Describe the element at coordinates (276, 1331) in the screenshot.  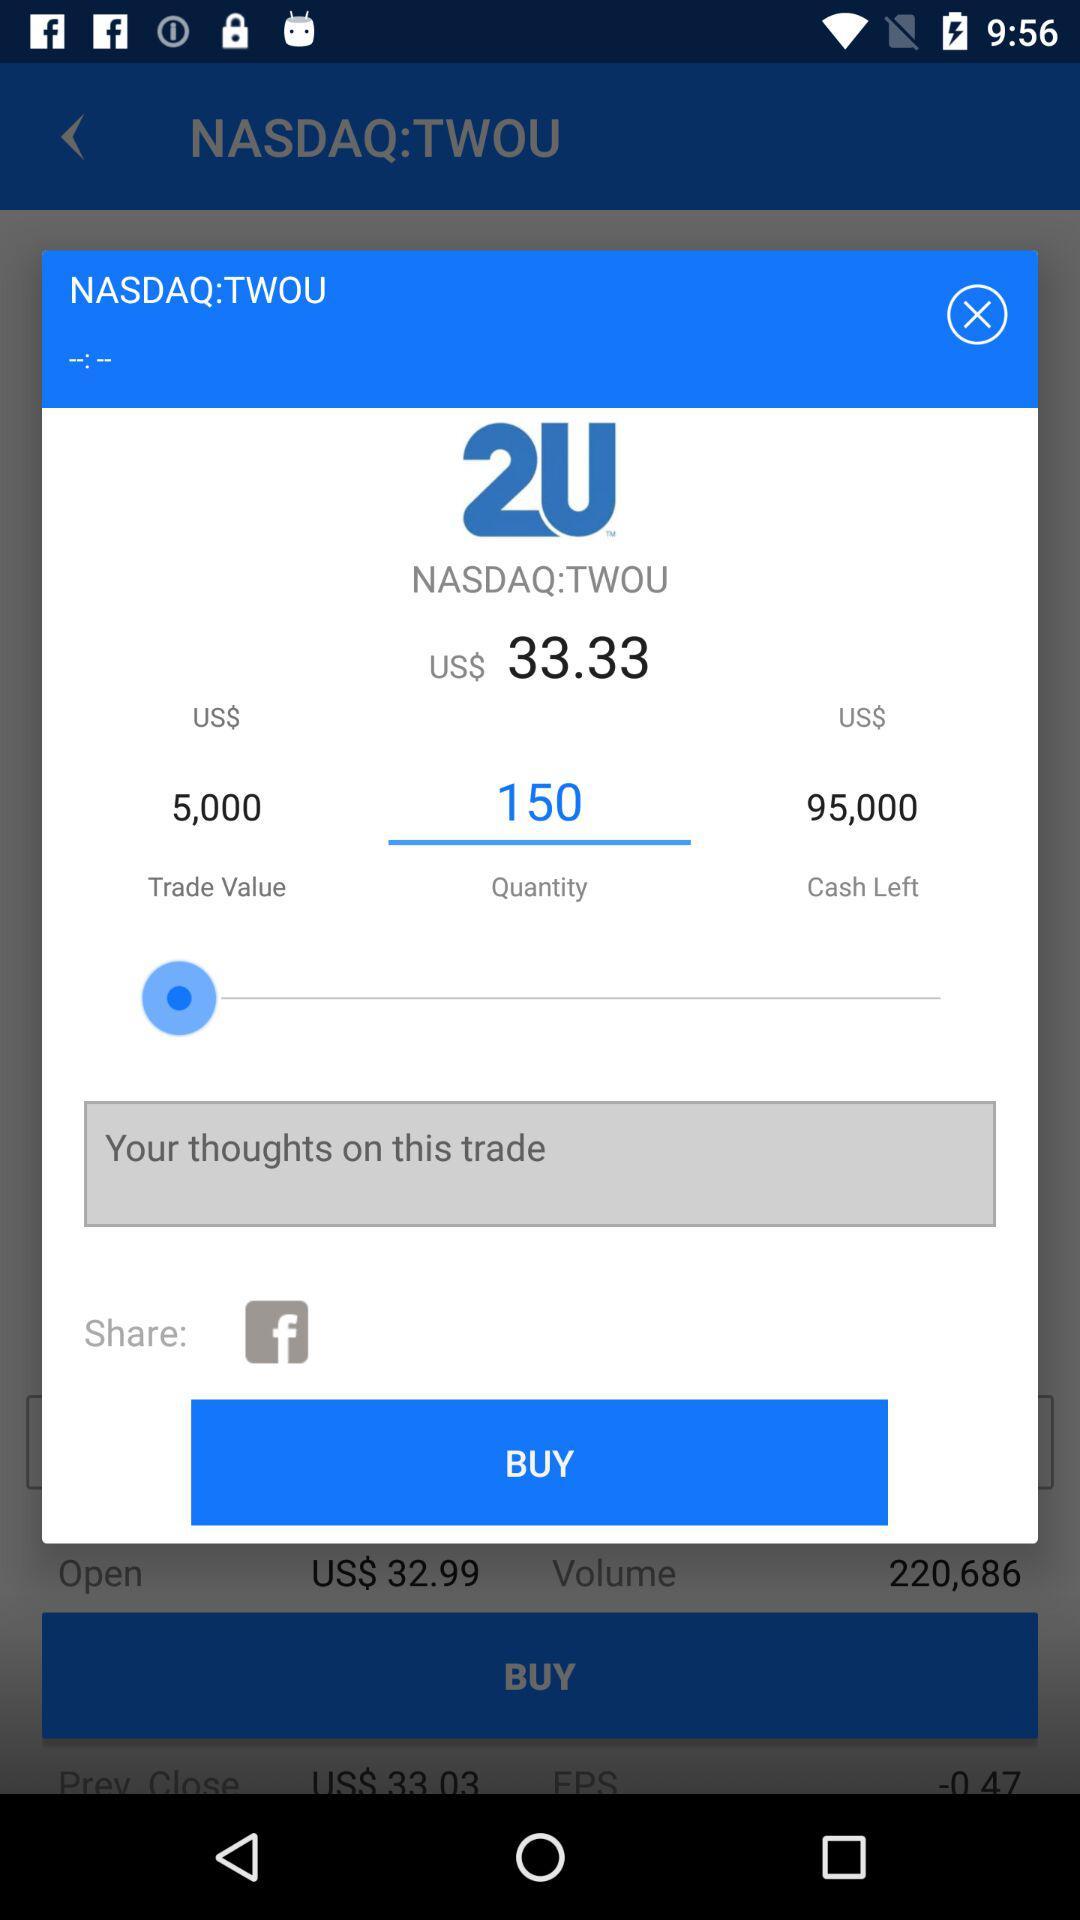
I see `item next to share: item` at that location.